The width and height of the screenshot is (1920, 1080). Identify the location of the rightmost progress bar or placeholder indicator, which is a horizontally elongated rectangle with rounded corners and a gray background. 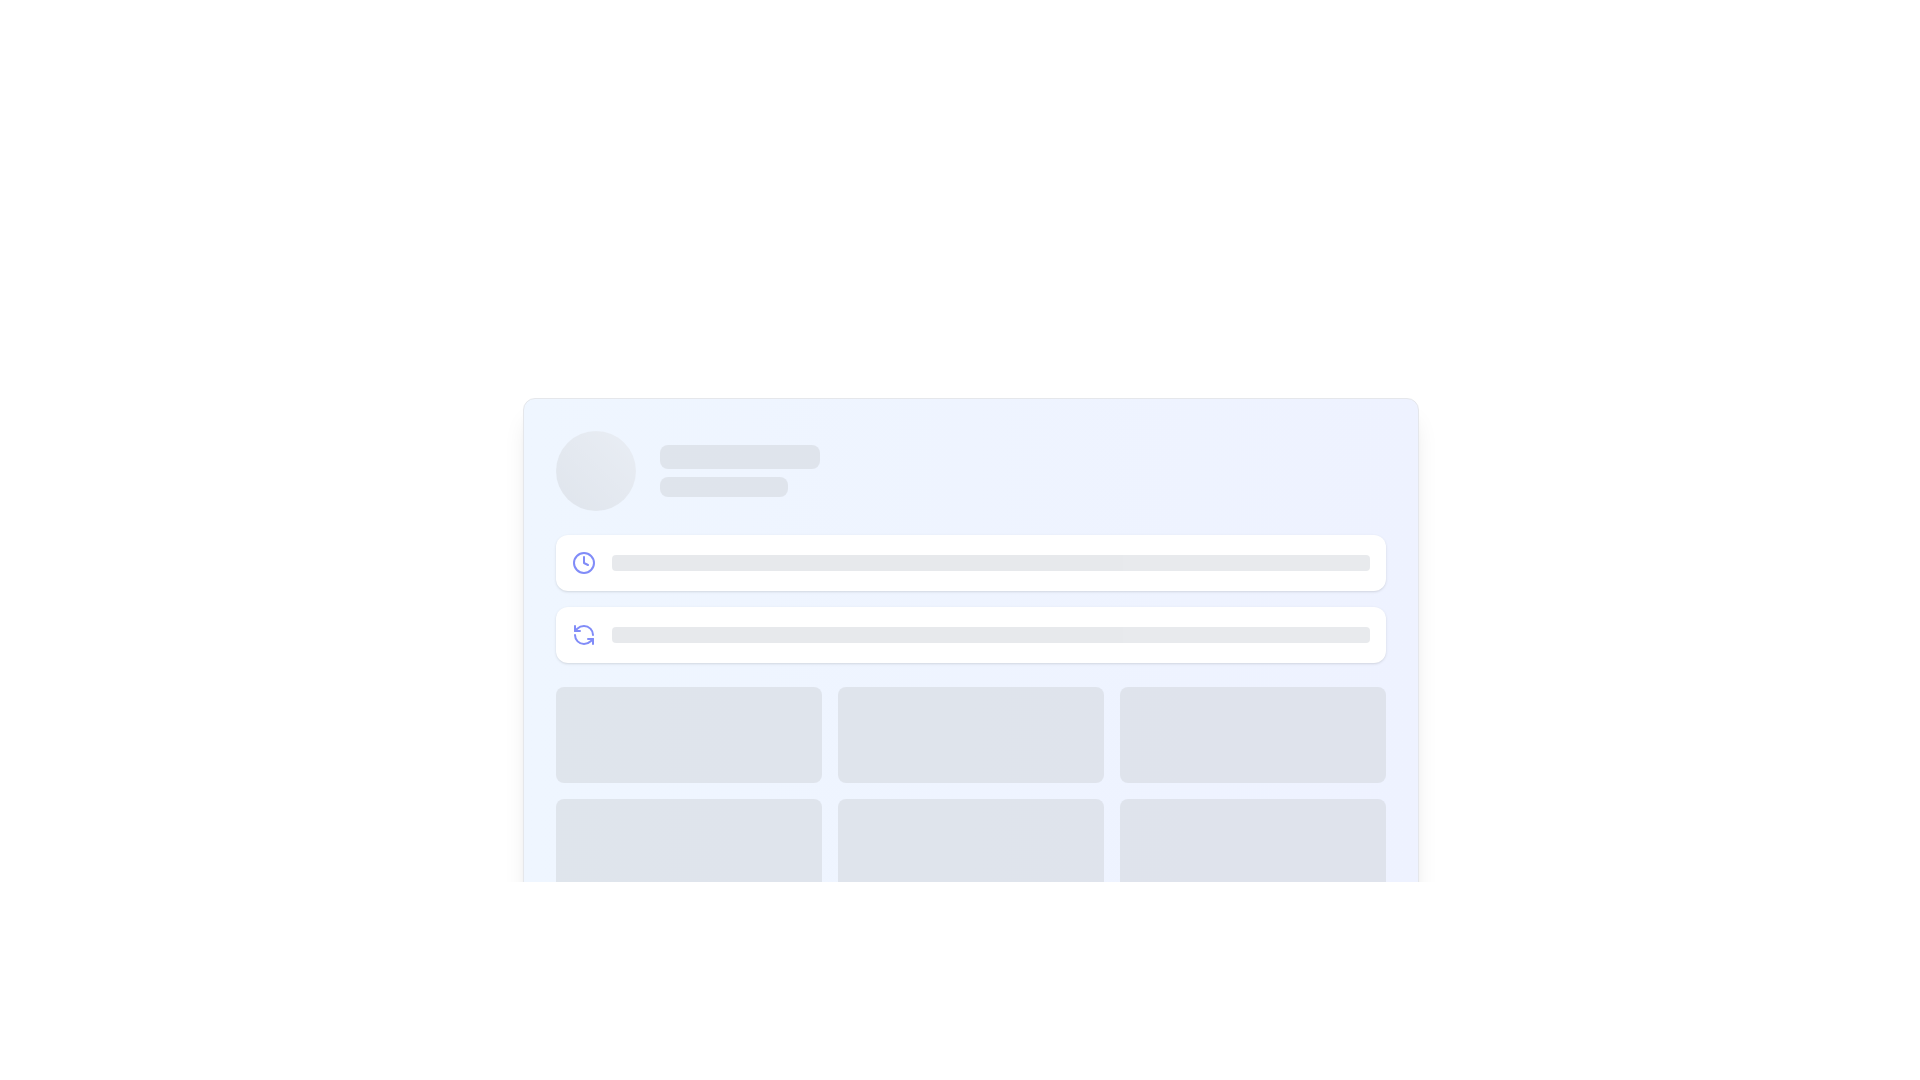
(990, 635).